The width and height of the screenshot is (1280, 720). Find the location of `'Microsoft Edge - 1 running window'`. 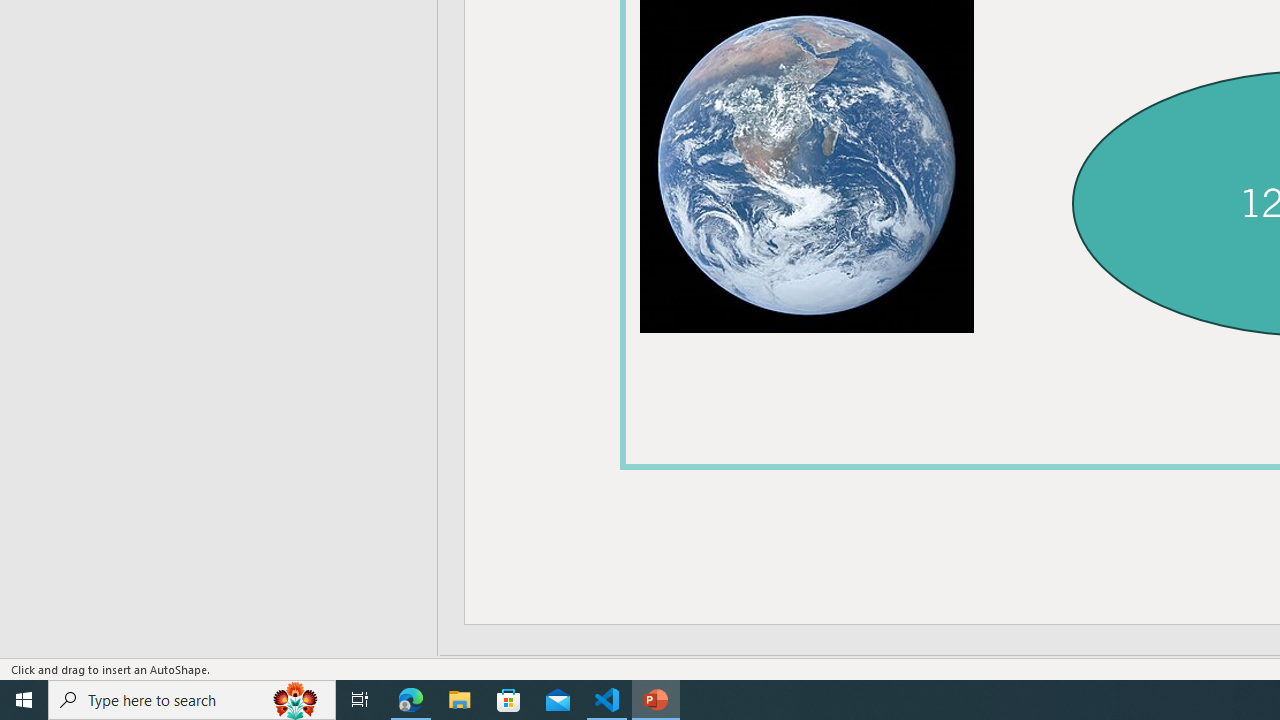

'Microsoft Edge - 1 running window' is located at coordinates (410, 698).